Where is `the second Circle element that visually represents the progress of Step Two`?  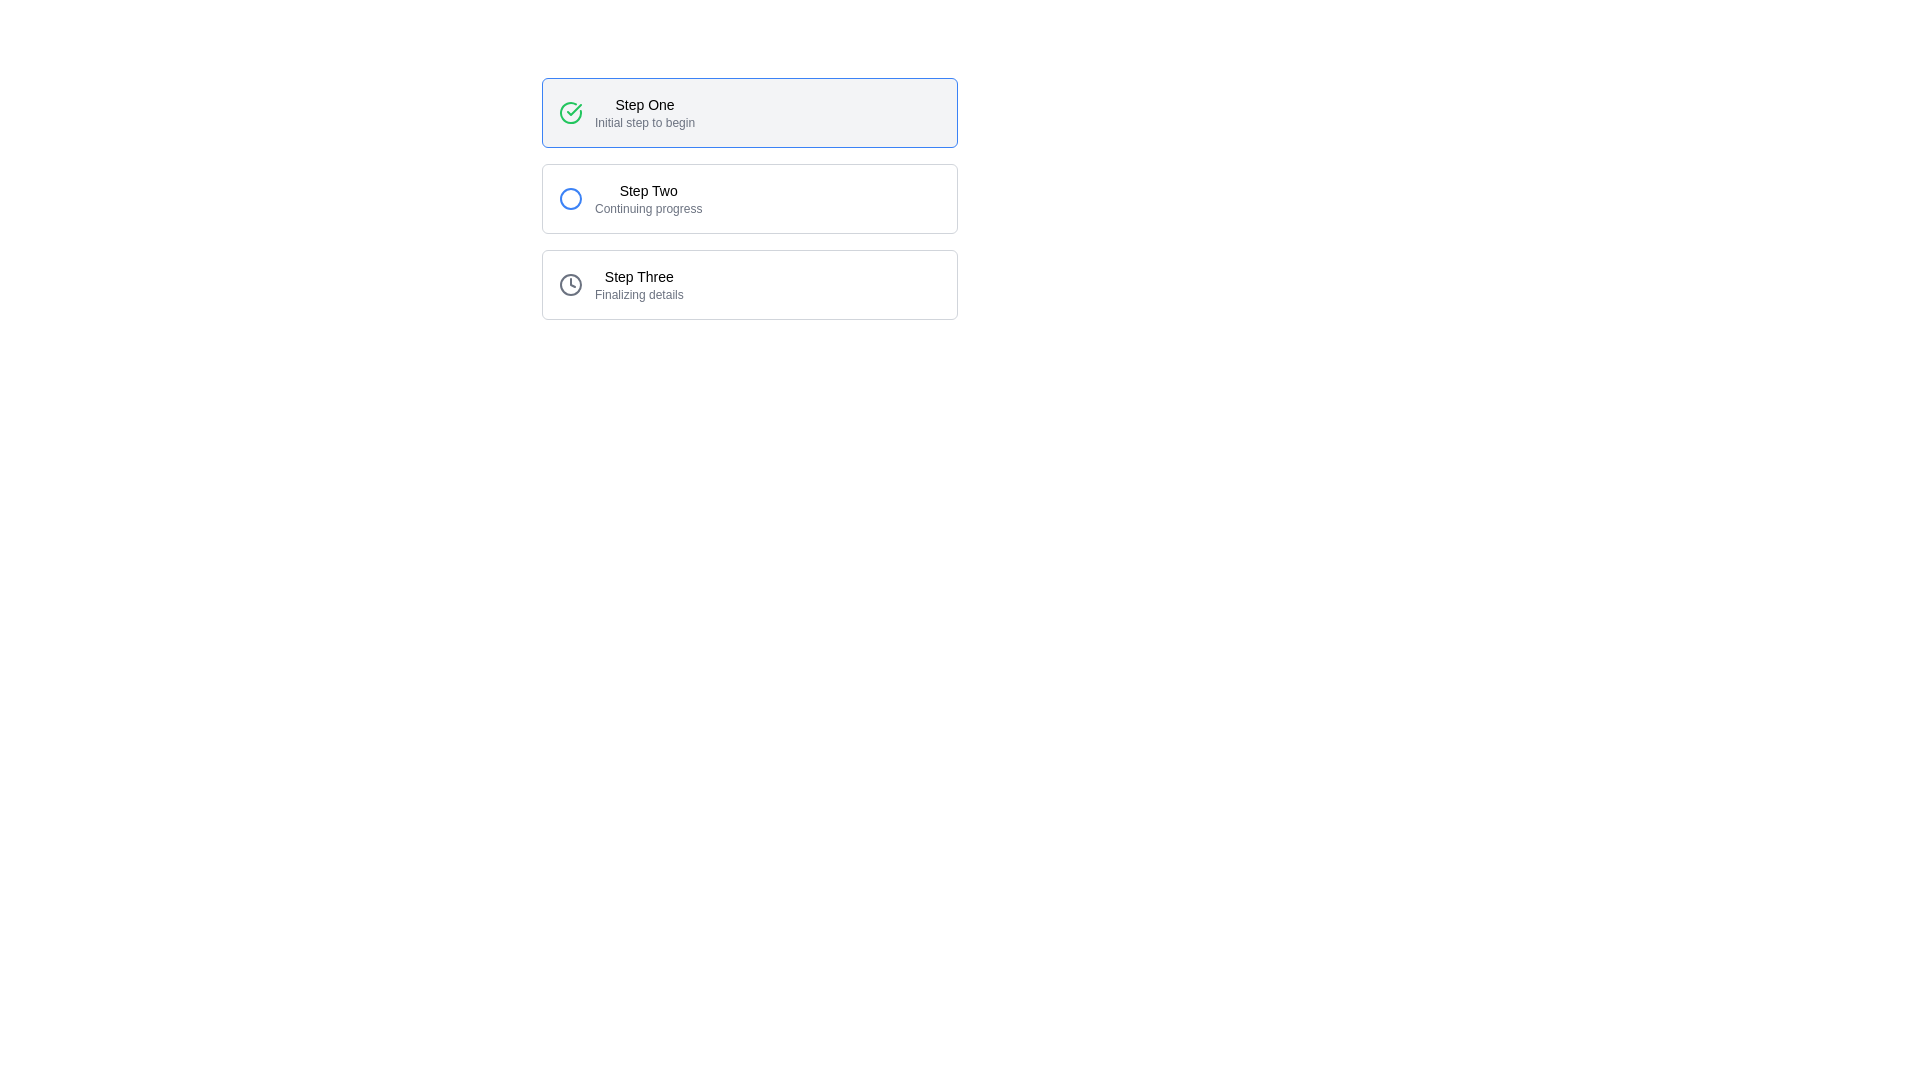 the second Circle element that visually represents the progress of Step Two is located at coordinates (570, 199).